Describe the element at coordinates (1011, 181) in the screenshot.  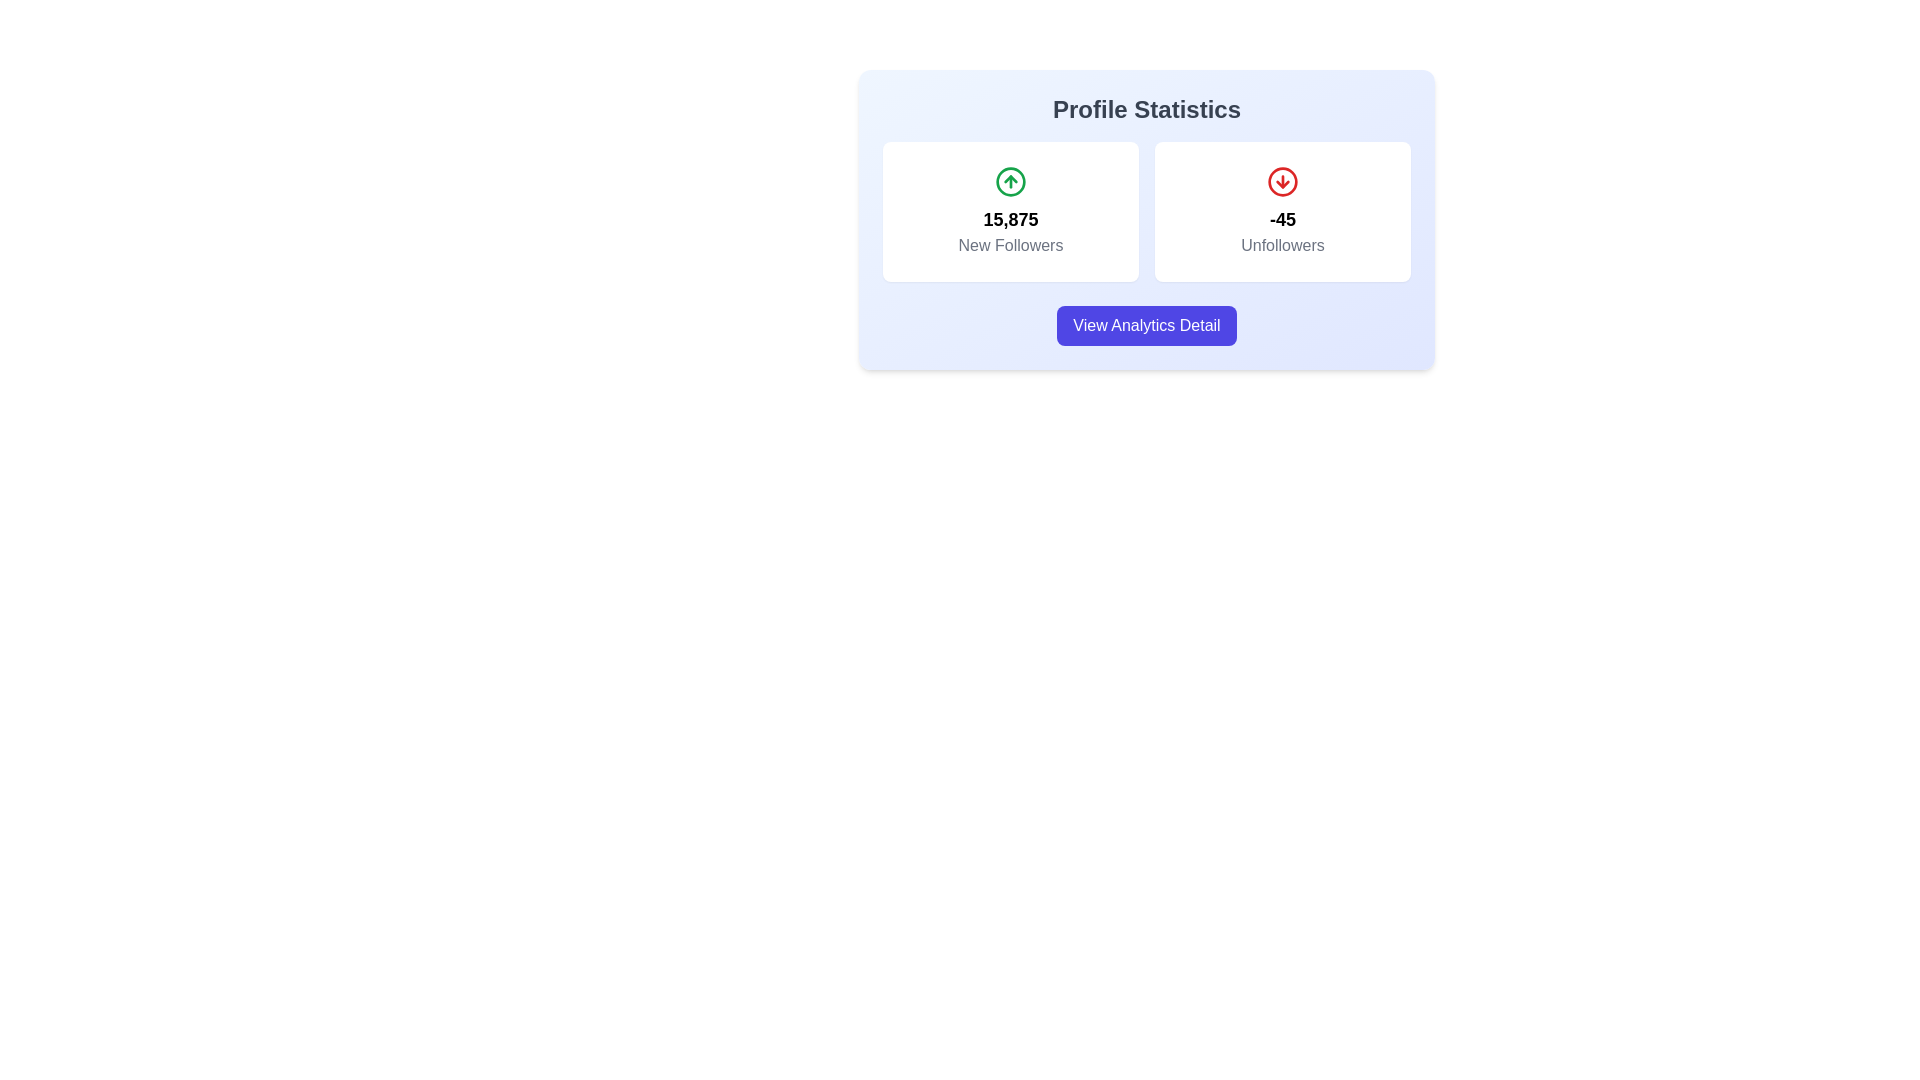
I see `the green circle icon with a white upward arrow indicating 'up' or 'positive' direction, located above '15,875 New Followers' in the 'Profile Statistics' section` at that location.